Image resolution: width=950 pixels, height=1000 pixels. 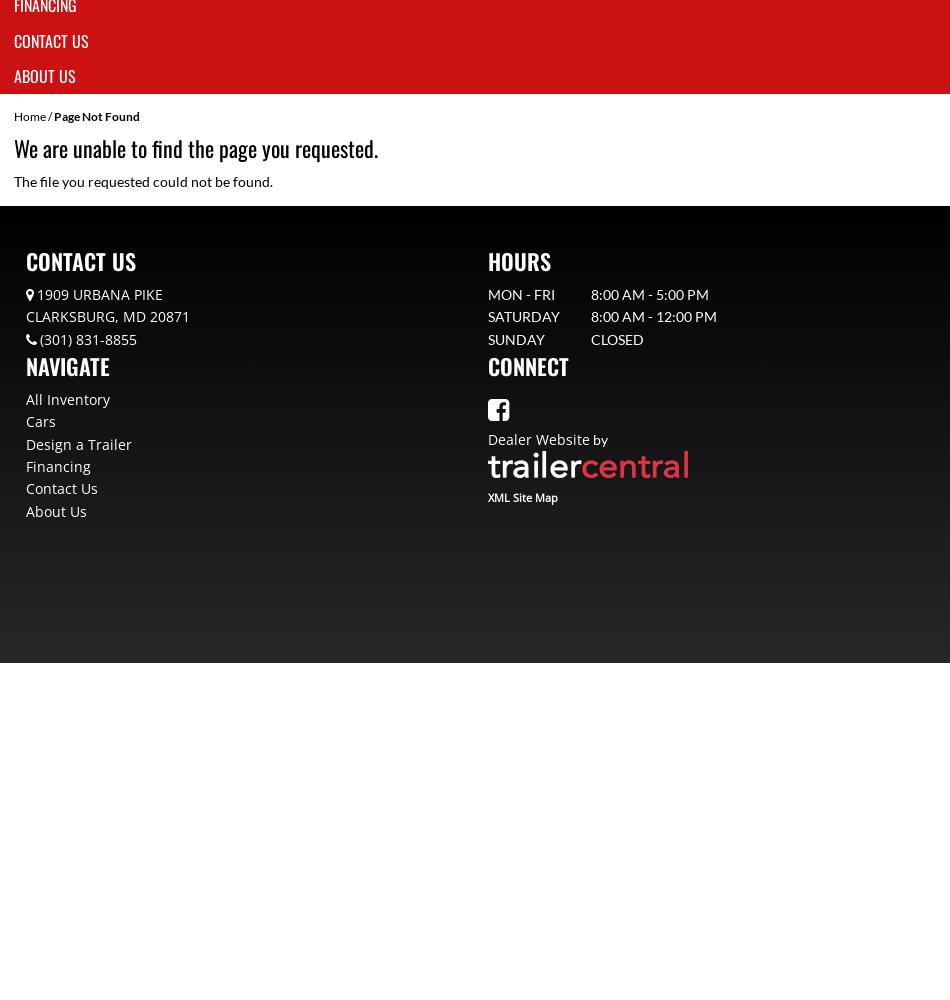 What do you see at coordinates (58, 465) in the screenshot?
I see `'Financing'` at bounding box center [58, 465].